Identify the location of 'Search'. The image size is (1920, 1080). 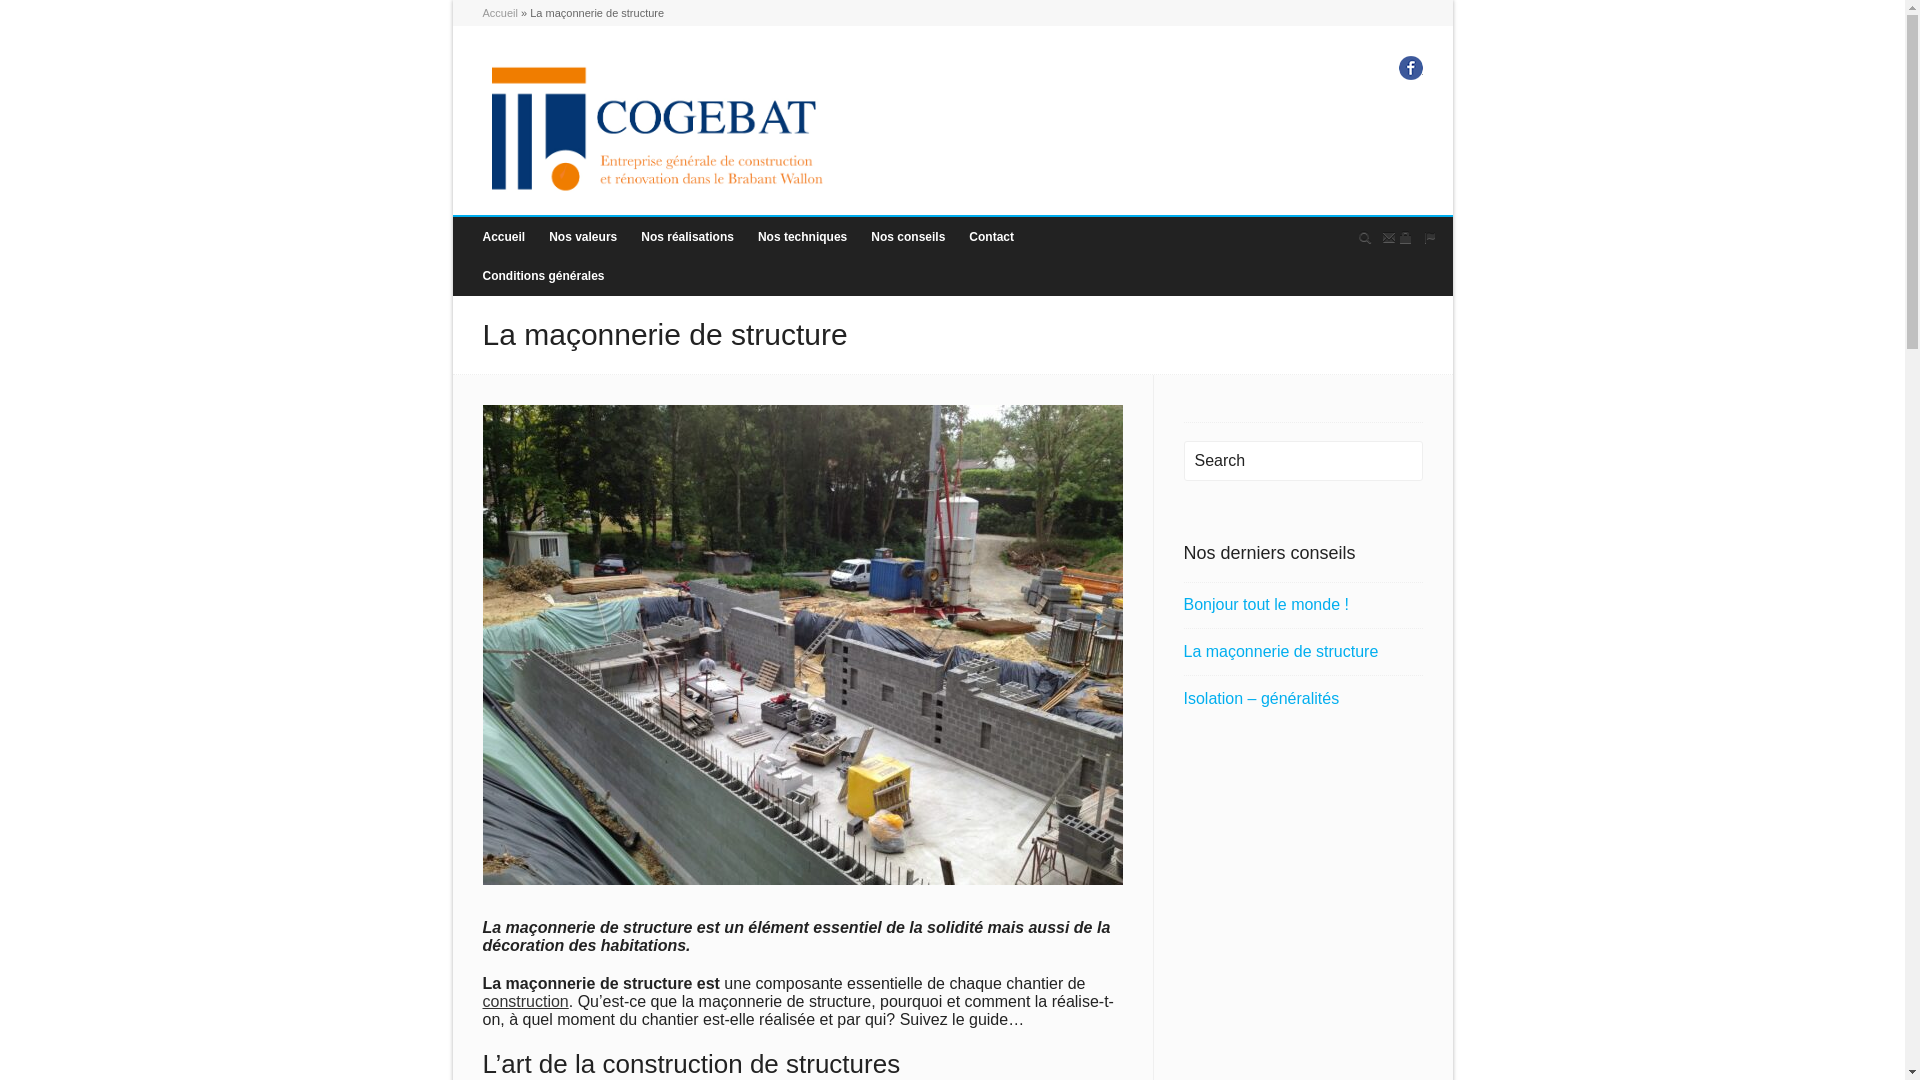
(1303, 461).